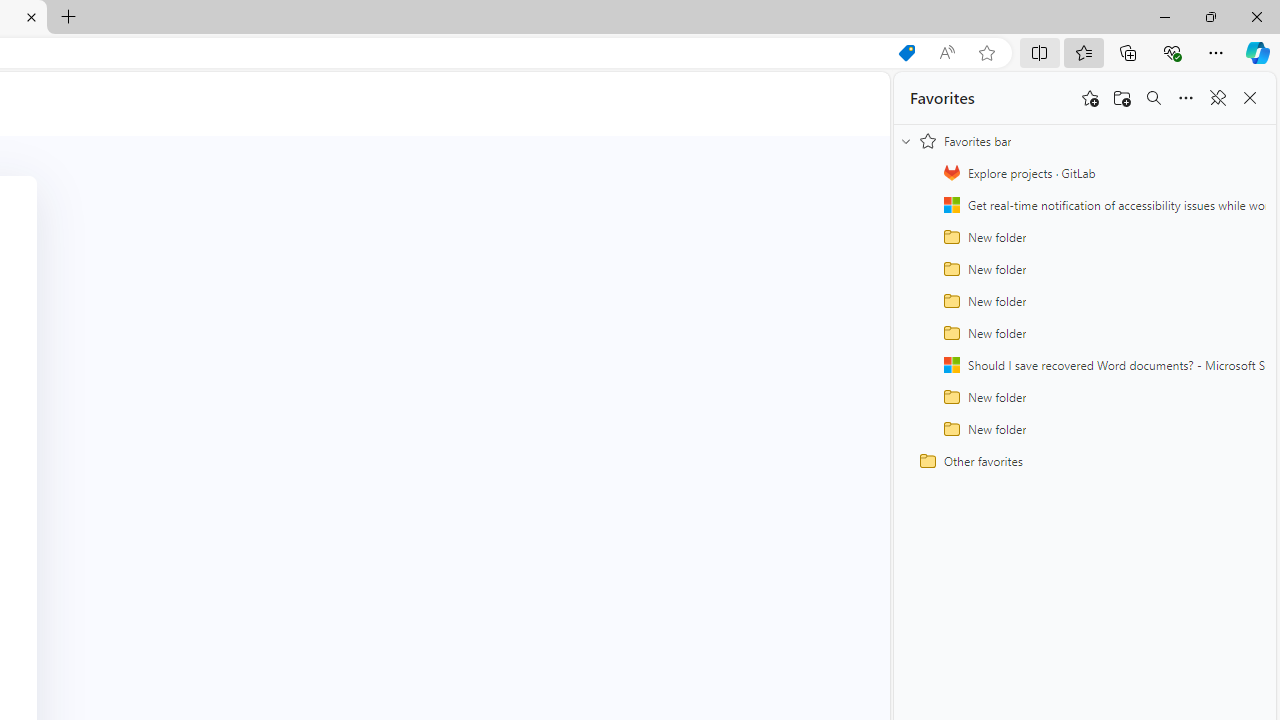  Describe the element at coordinates (1249, 98) in the screenshot. I see `'Close favorites'` at that location.